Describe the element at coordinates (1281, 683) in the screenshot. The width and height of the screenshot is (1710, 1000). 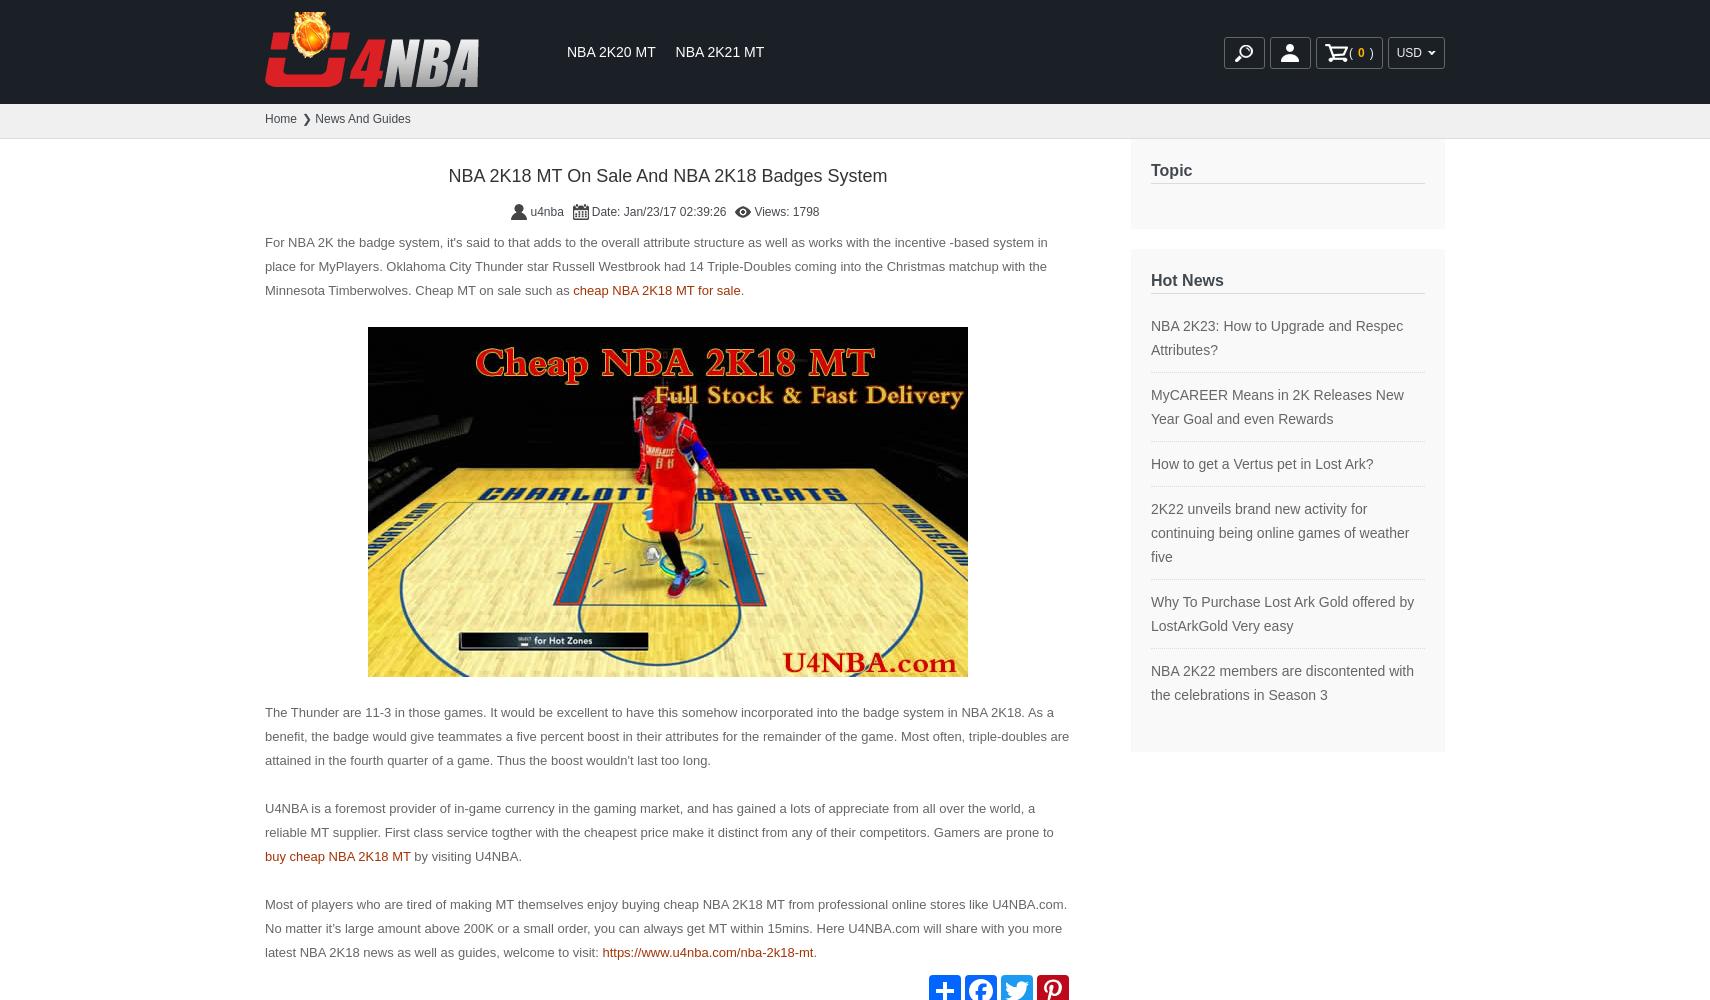
I see `'NBA 2K22 members are discontented with the celebrations in Season 3'` at that location.